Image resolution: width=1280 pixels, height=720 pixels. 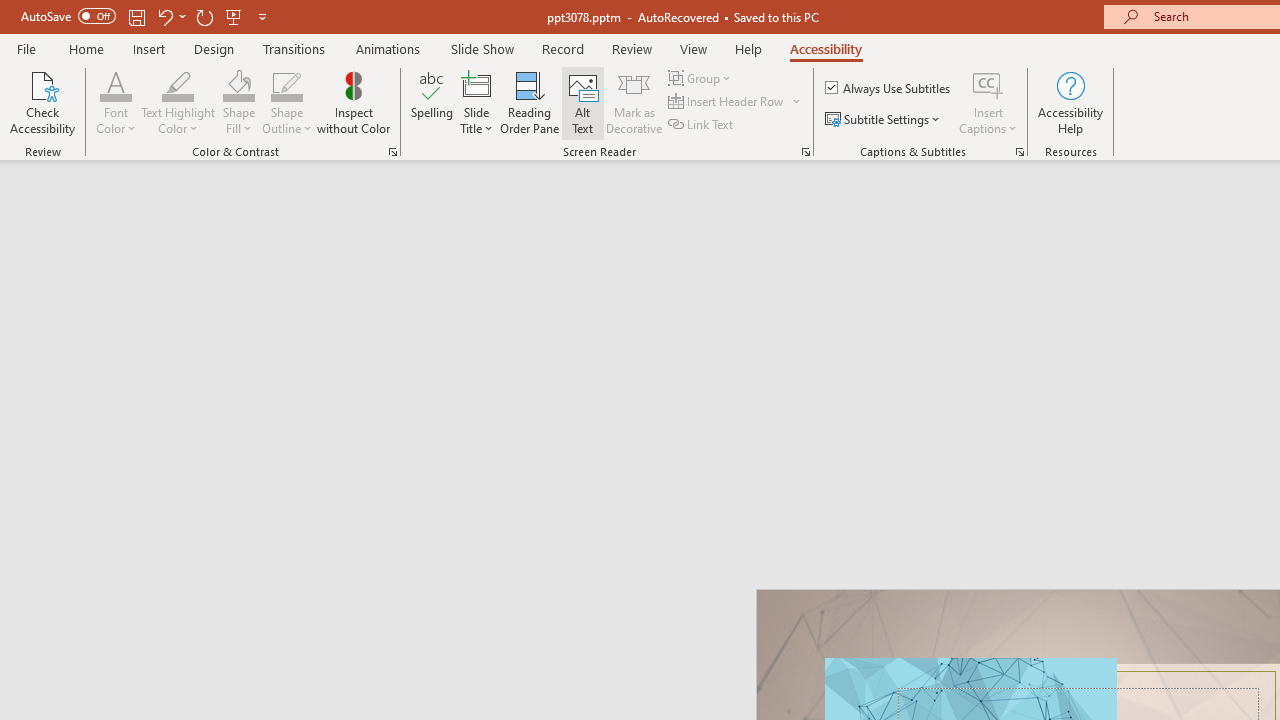 What do you see at coordinates (353, 103) in the screenshot?
I see `'Inspect without Color'` at bounding box center [353, 103].